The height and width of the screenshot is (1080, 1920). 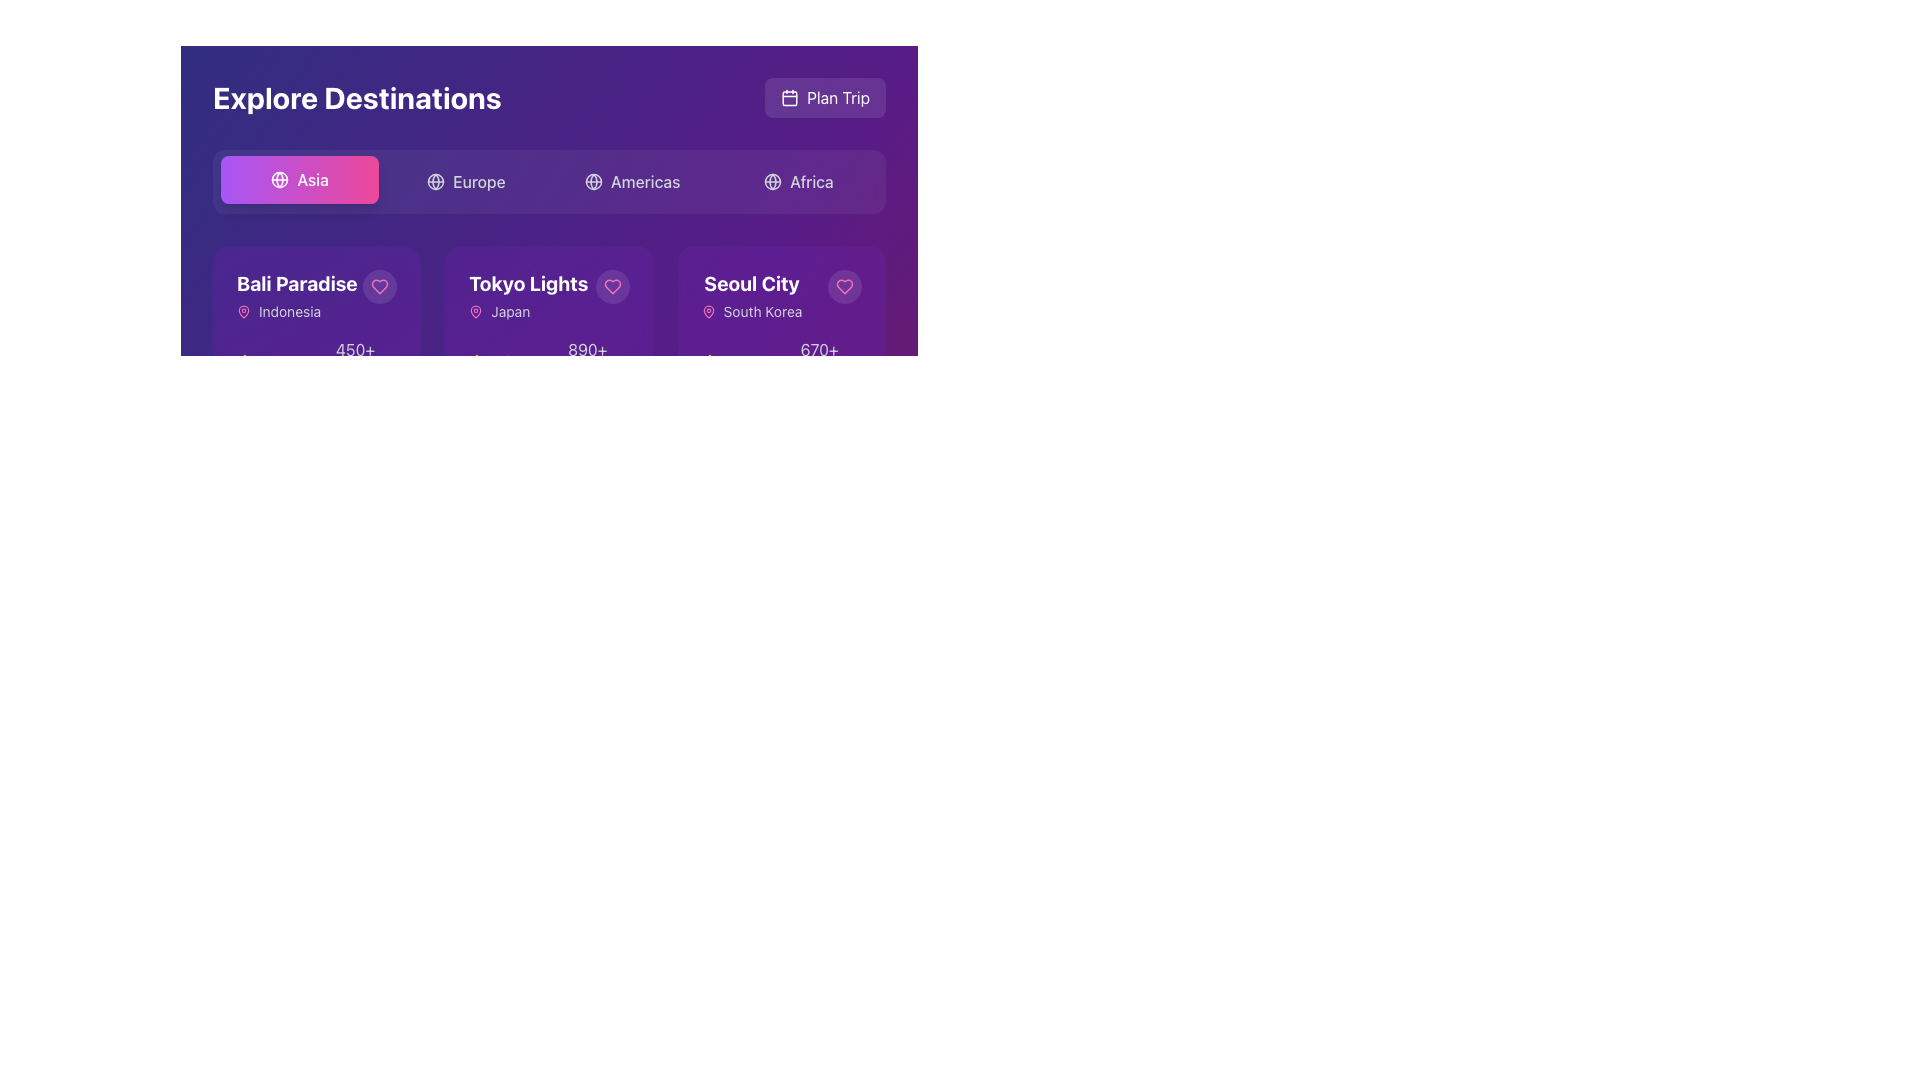 What do you see at coordinates (475, 312) in the screenshot?
I see `the Location Pin icon within the 'Tokyo Lights' card, which is positioned slightly above the 'Japan' label` at bounding box center [475, 312].